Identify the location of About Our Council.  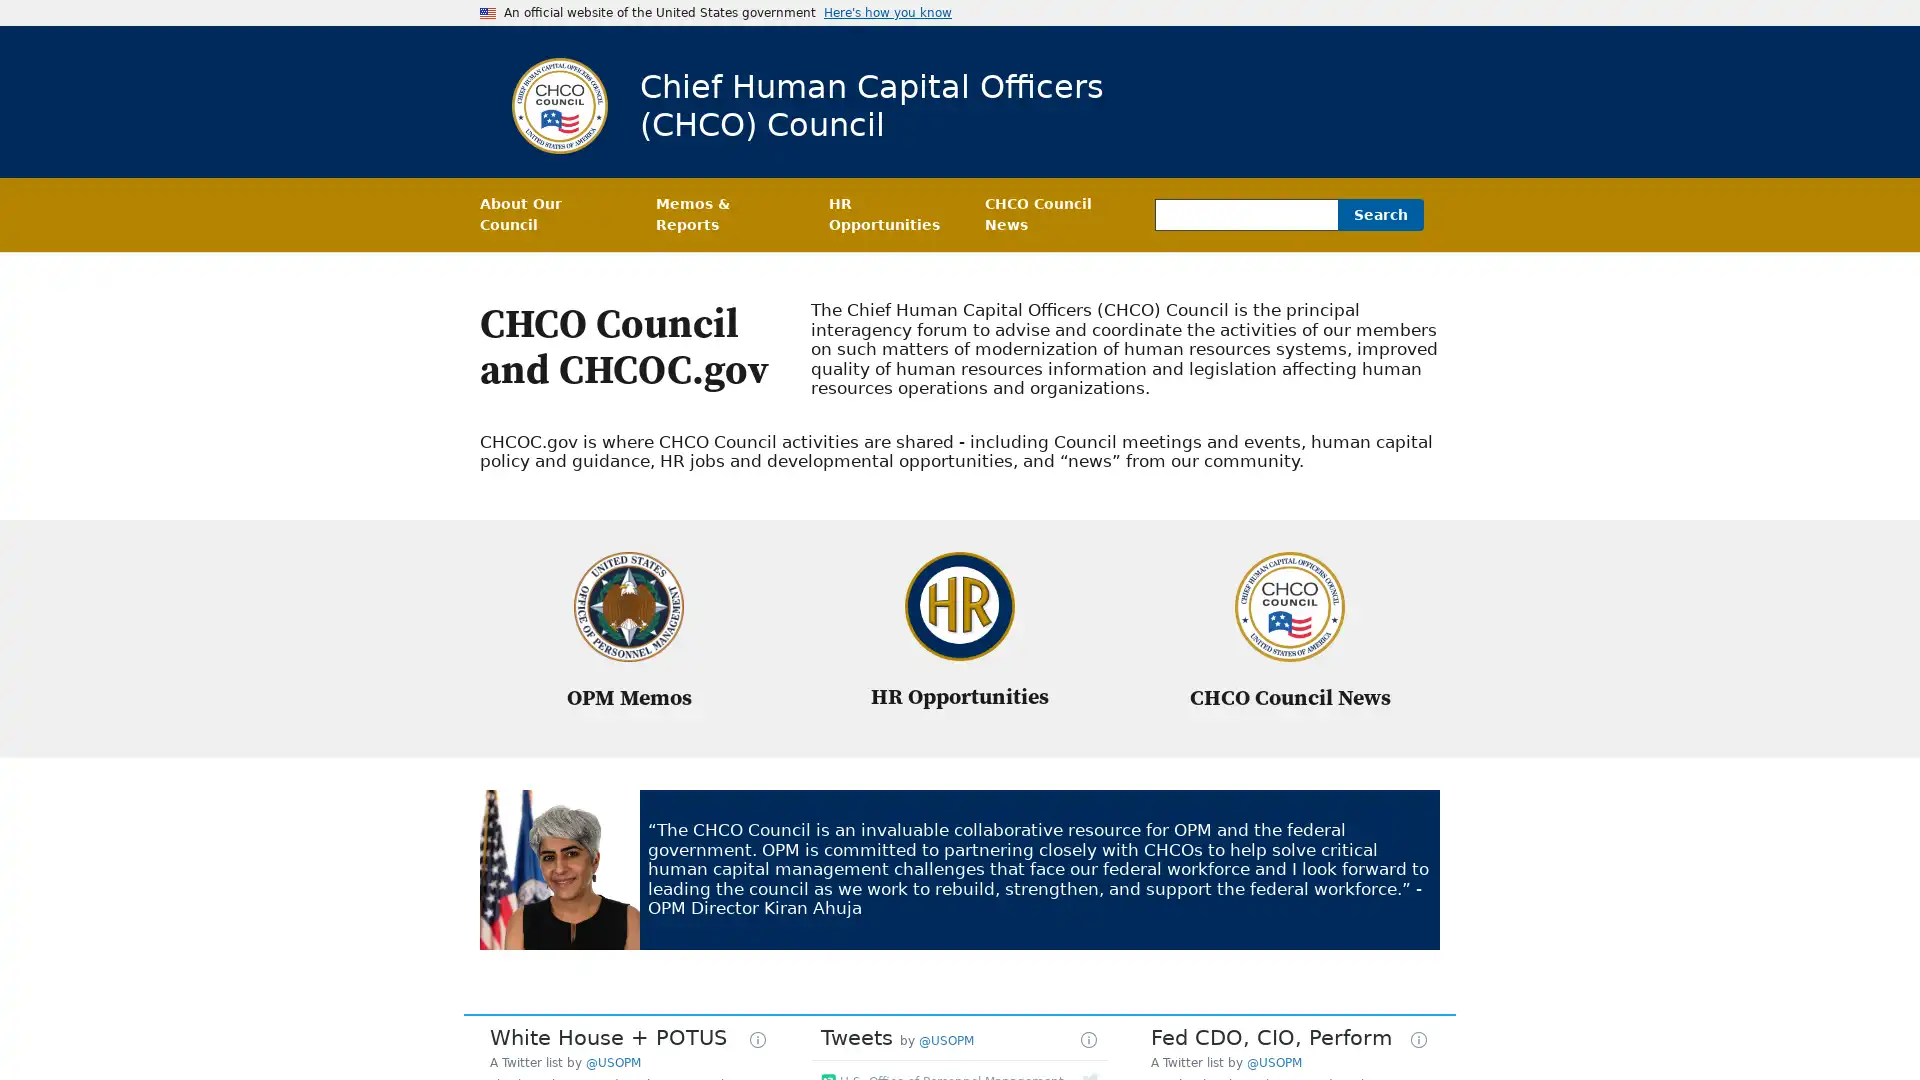
(551, 215).